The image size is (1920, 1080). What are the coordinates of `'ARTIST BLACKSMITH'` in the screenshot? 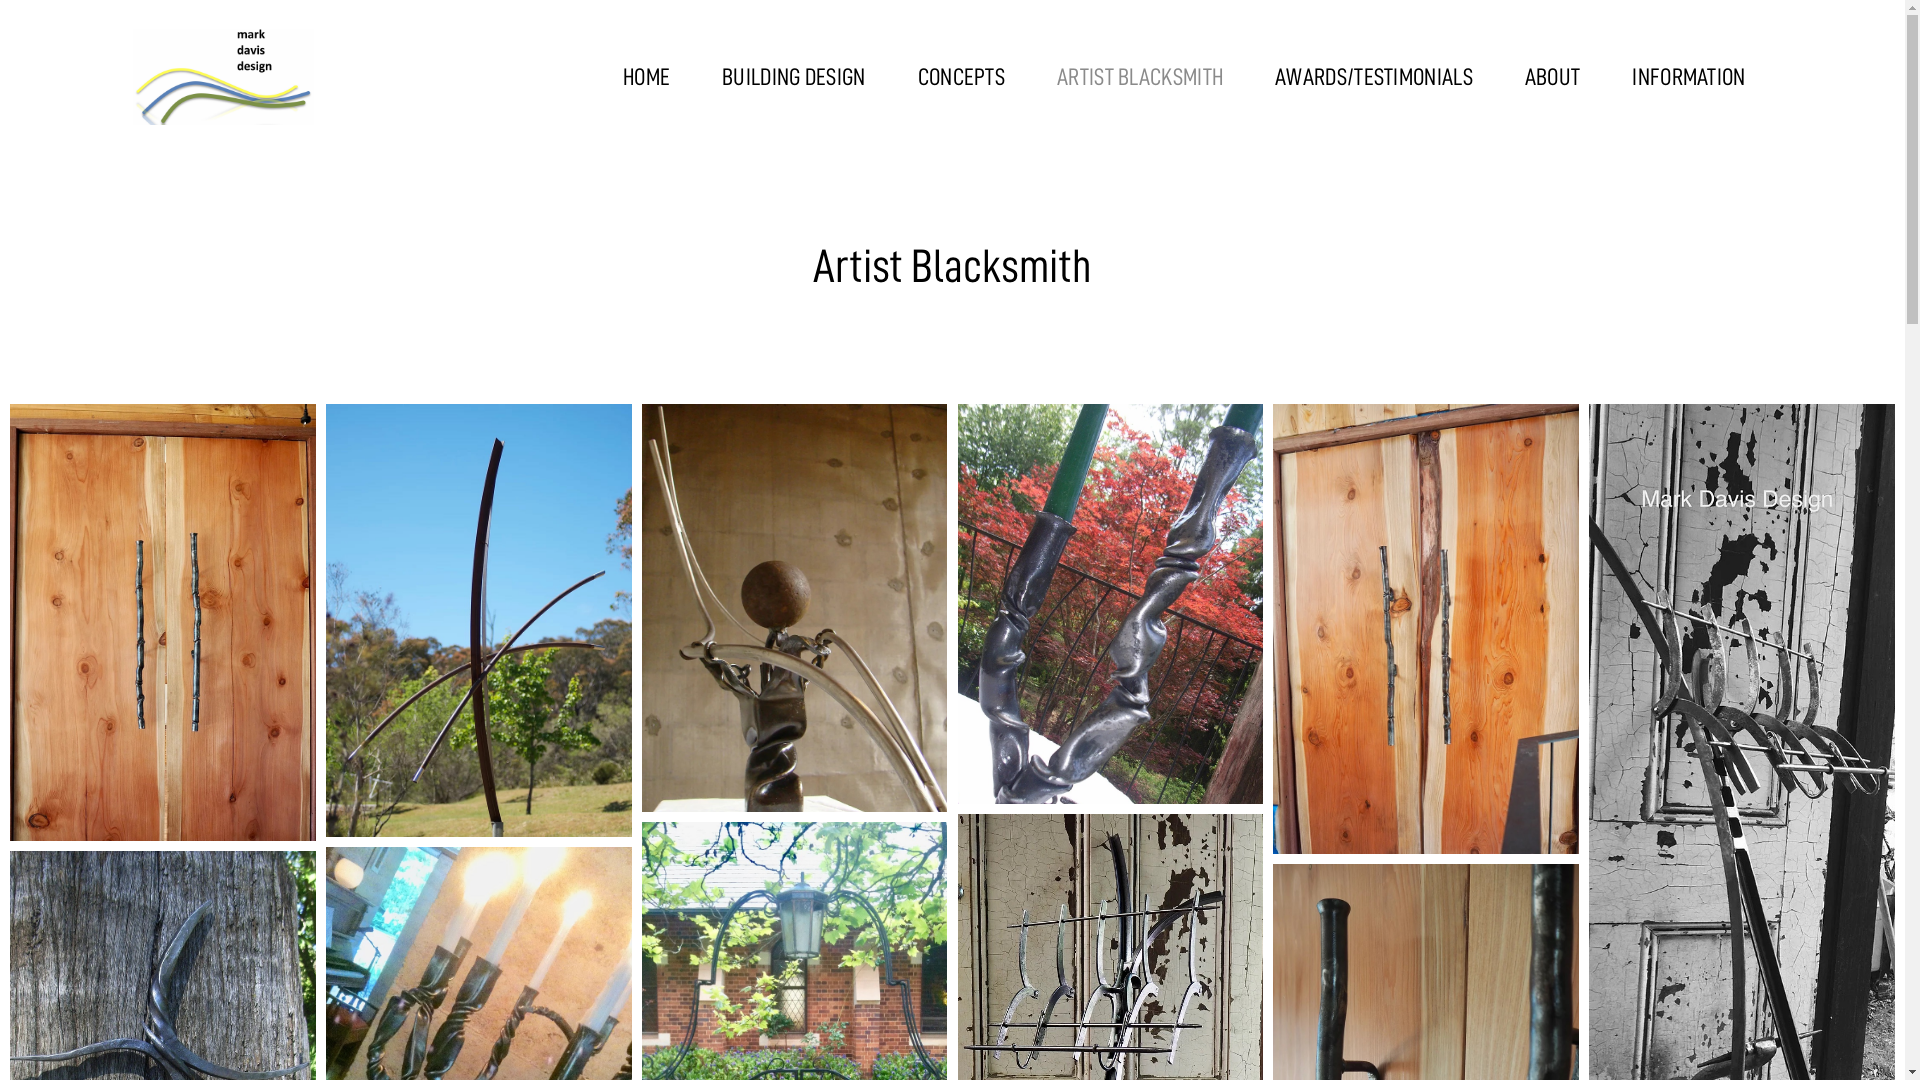 It's located at (1140, 76).